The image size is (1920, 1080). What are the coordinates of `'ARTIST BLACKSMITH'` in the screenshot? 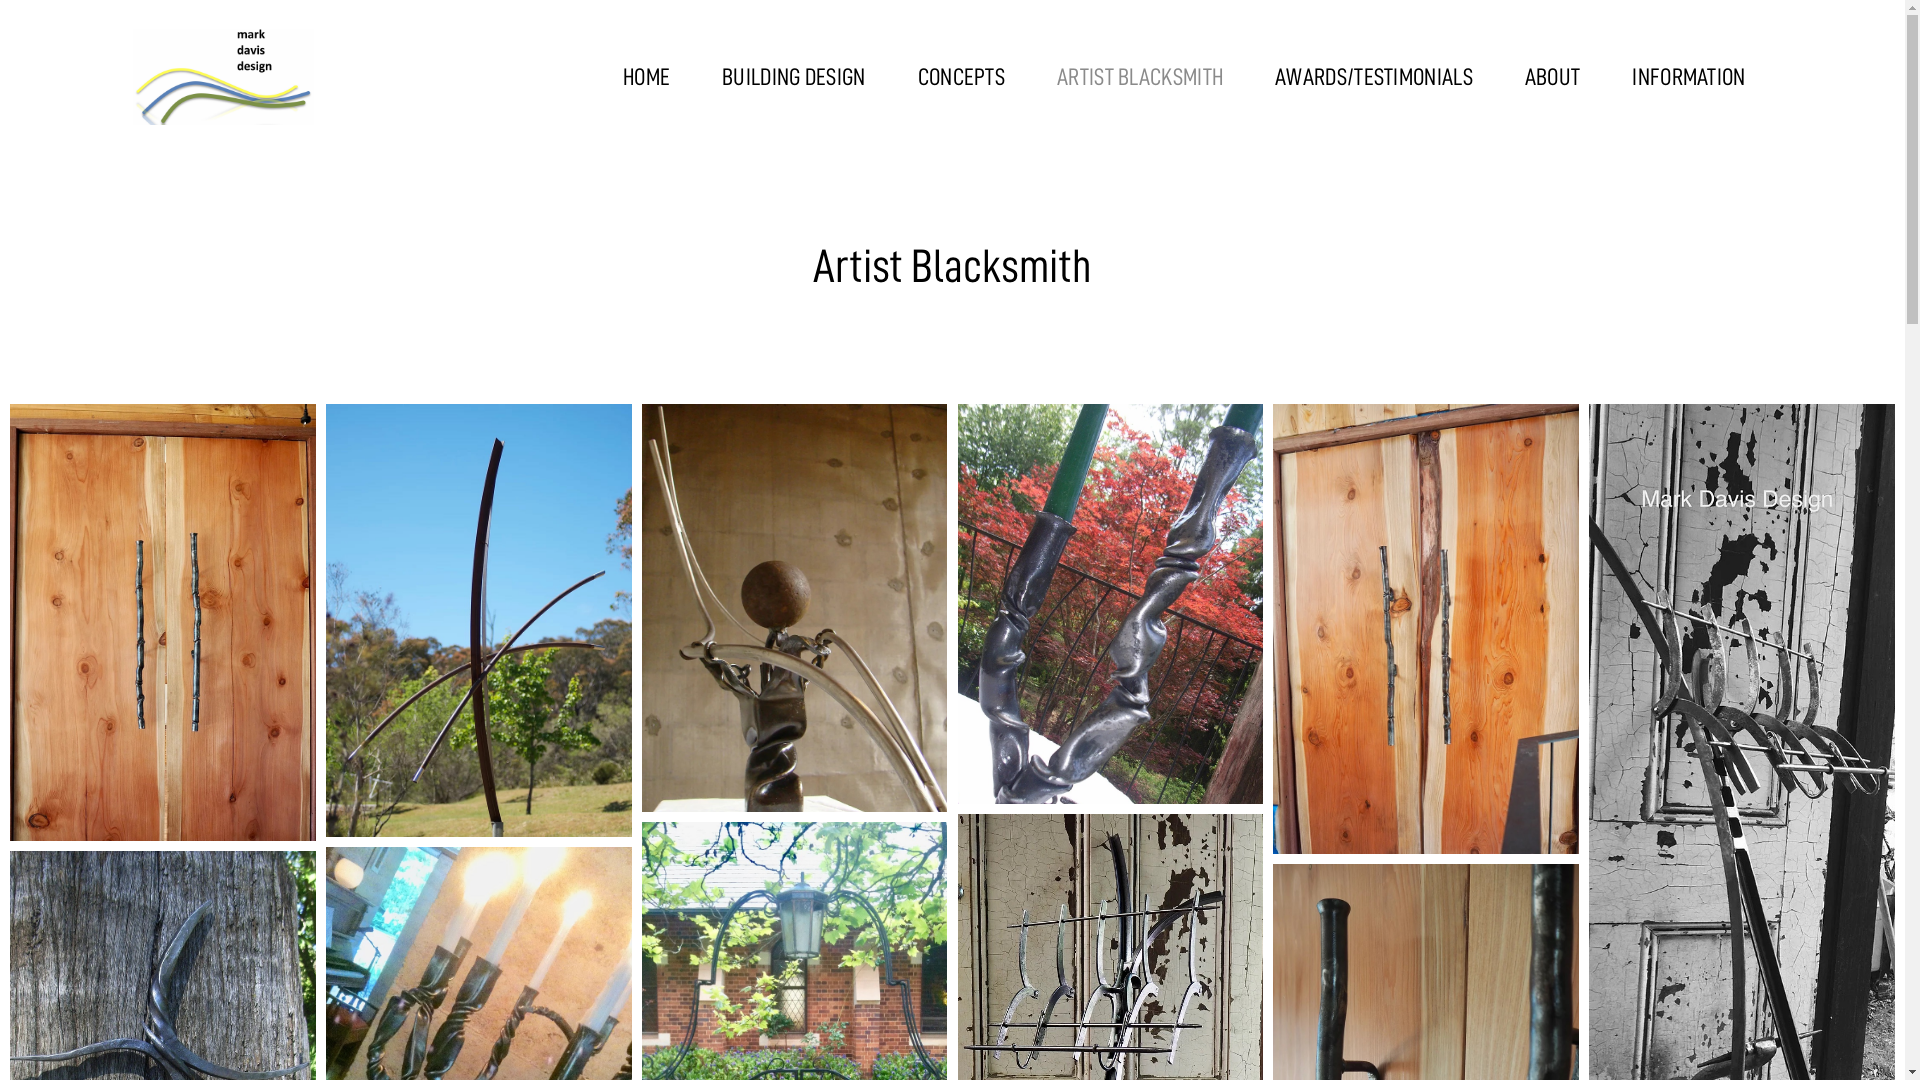 It's located at (1140, 76).